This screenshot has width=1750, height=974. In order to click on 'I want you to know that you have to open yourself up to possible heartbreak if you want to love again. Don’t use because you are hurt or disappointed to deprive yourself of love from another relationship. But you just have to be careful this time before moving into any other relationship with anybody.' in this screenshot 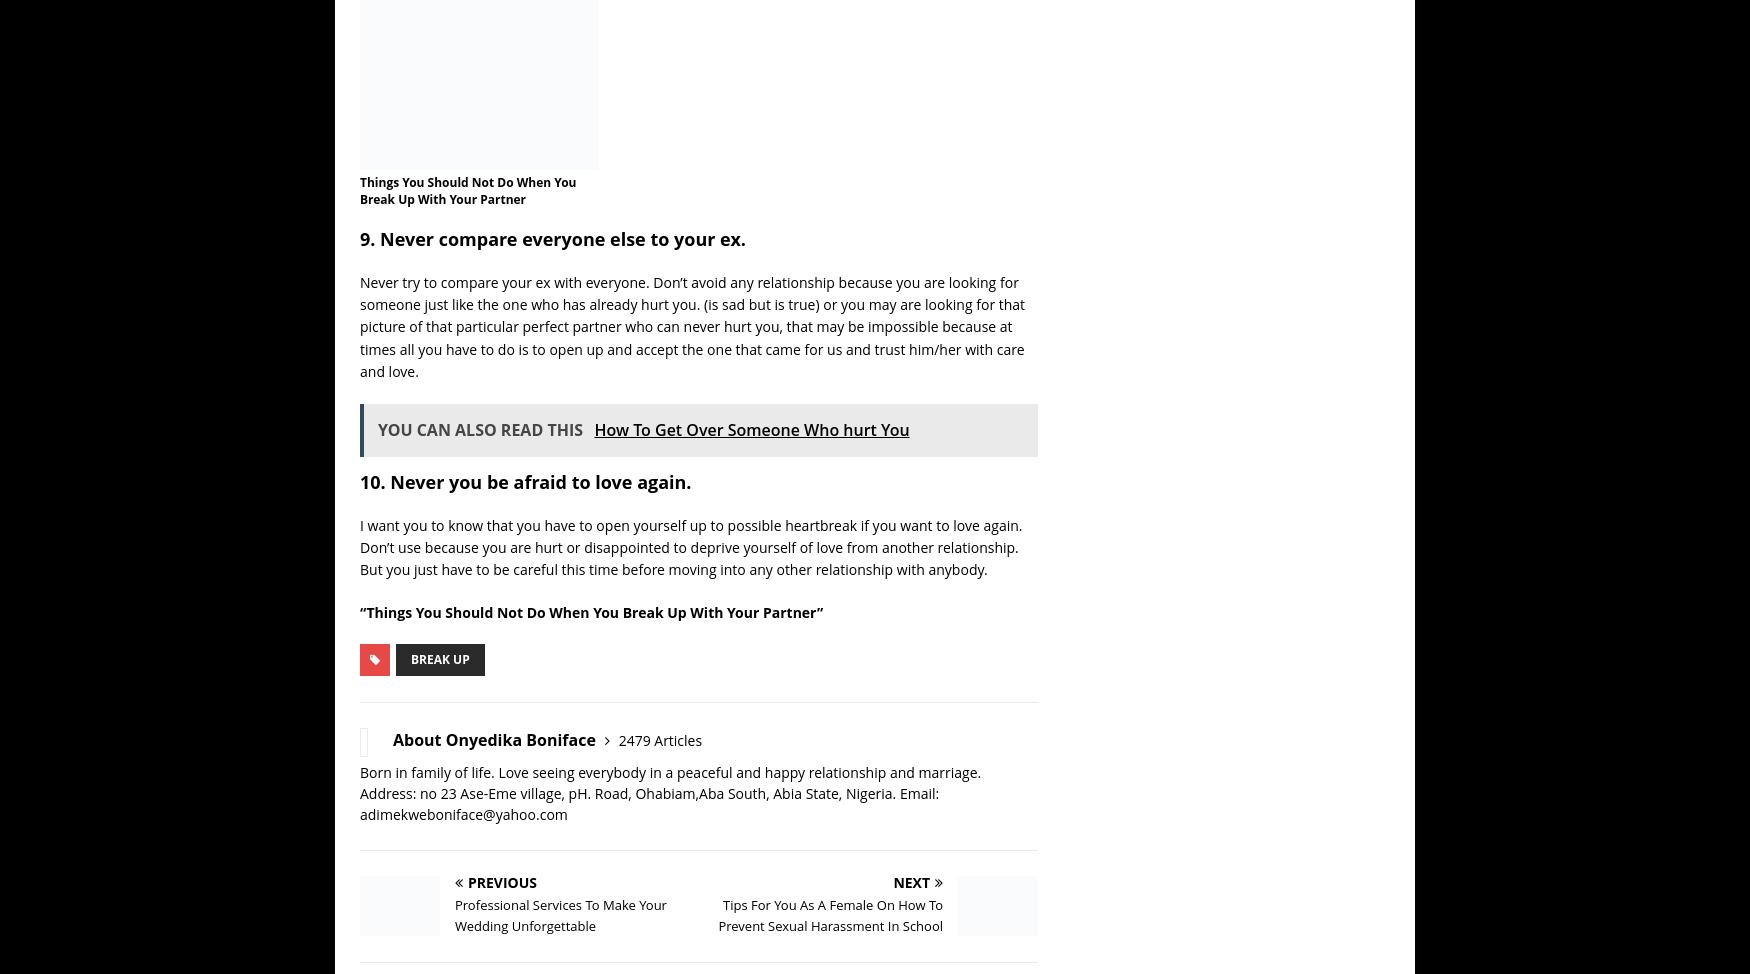, I will do `click(691, 546)`.